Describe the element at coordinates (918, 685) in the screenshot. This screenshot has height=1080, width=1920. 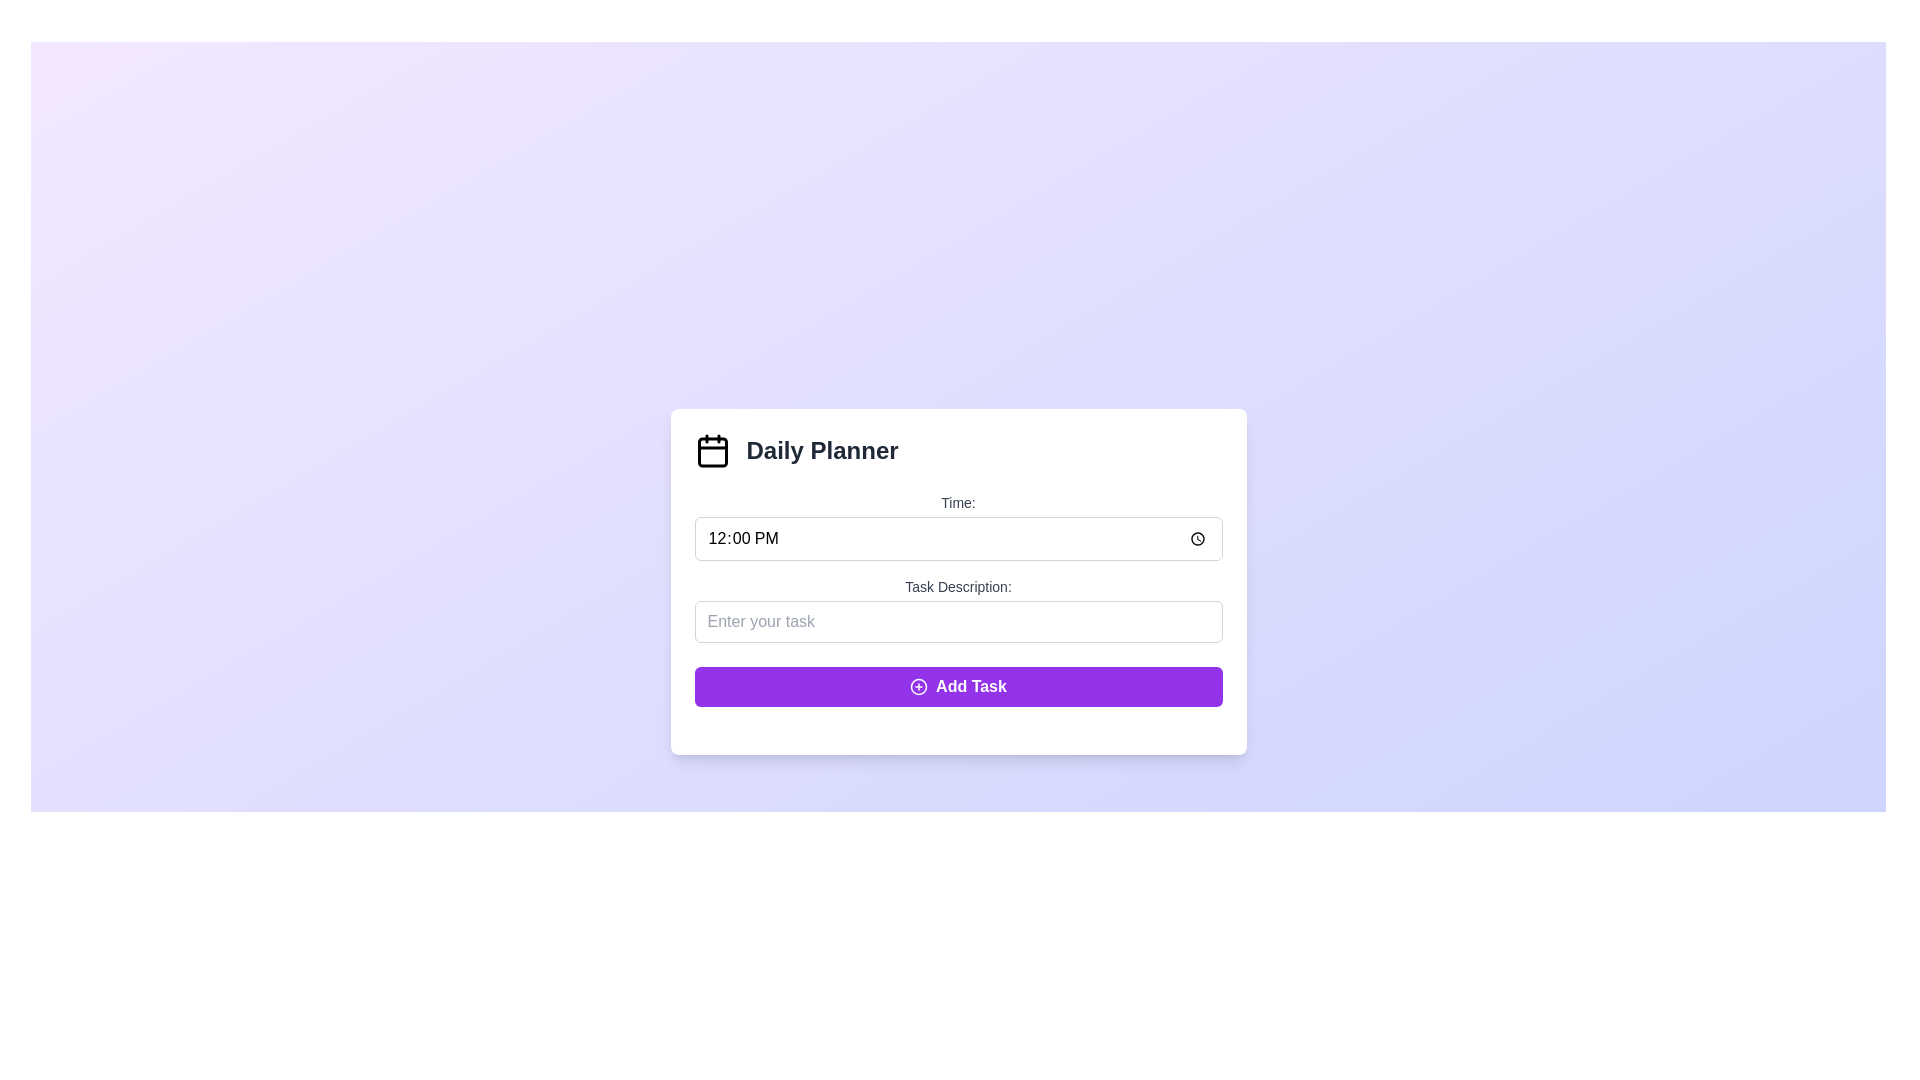
I see `the 'Add Task' button surrounding the SVG Circle` at that location.